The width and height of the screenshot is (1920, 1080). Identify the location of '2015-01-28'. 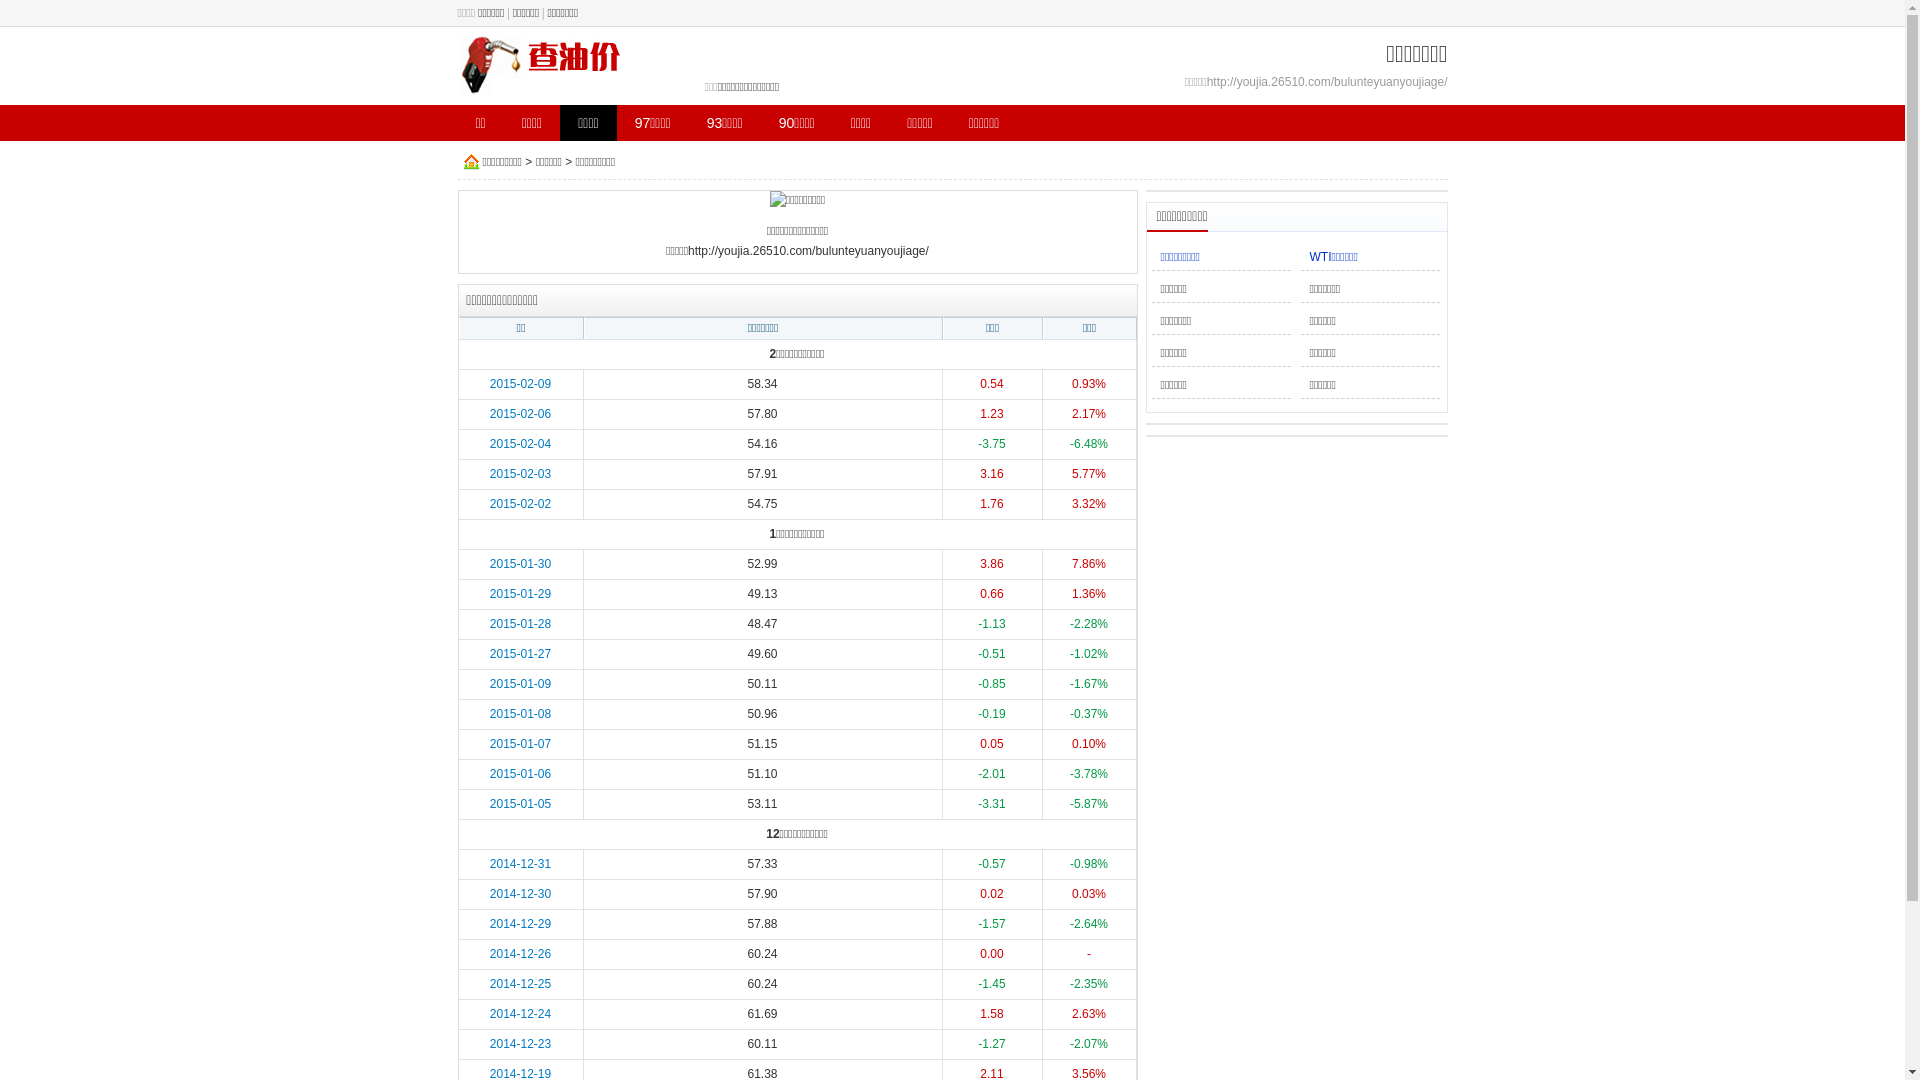
(520, 623).